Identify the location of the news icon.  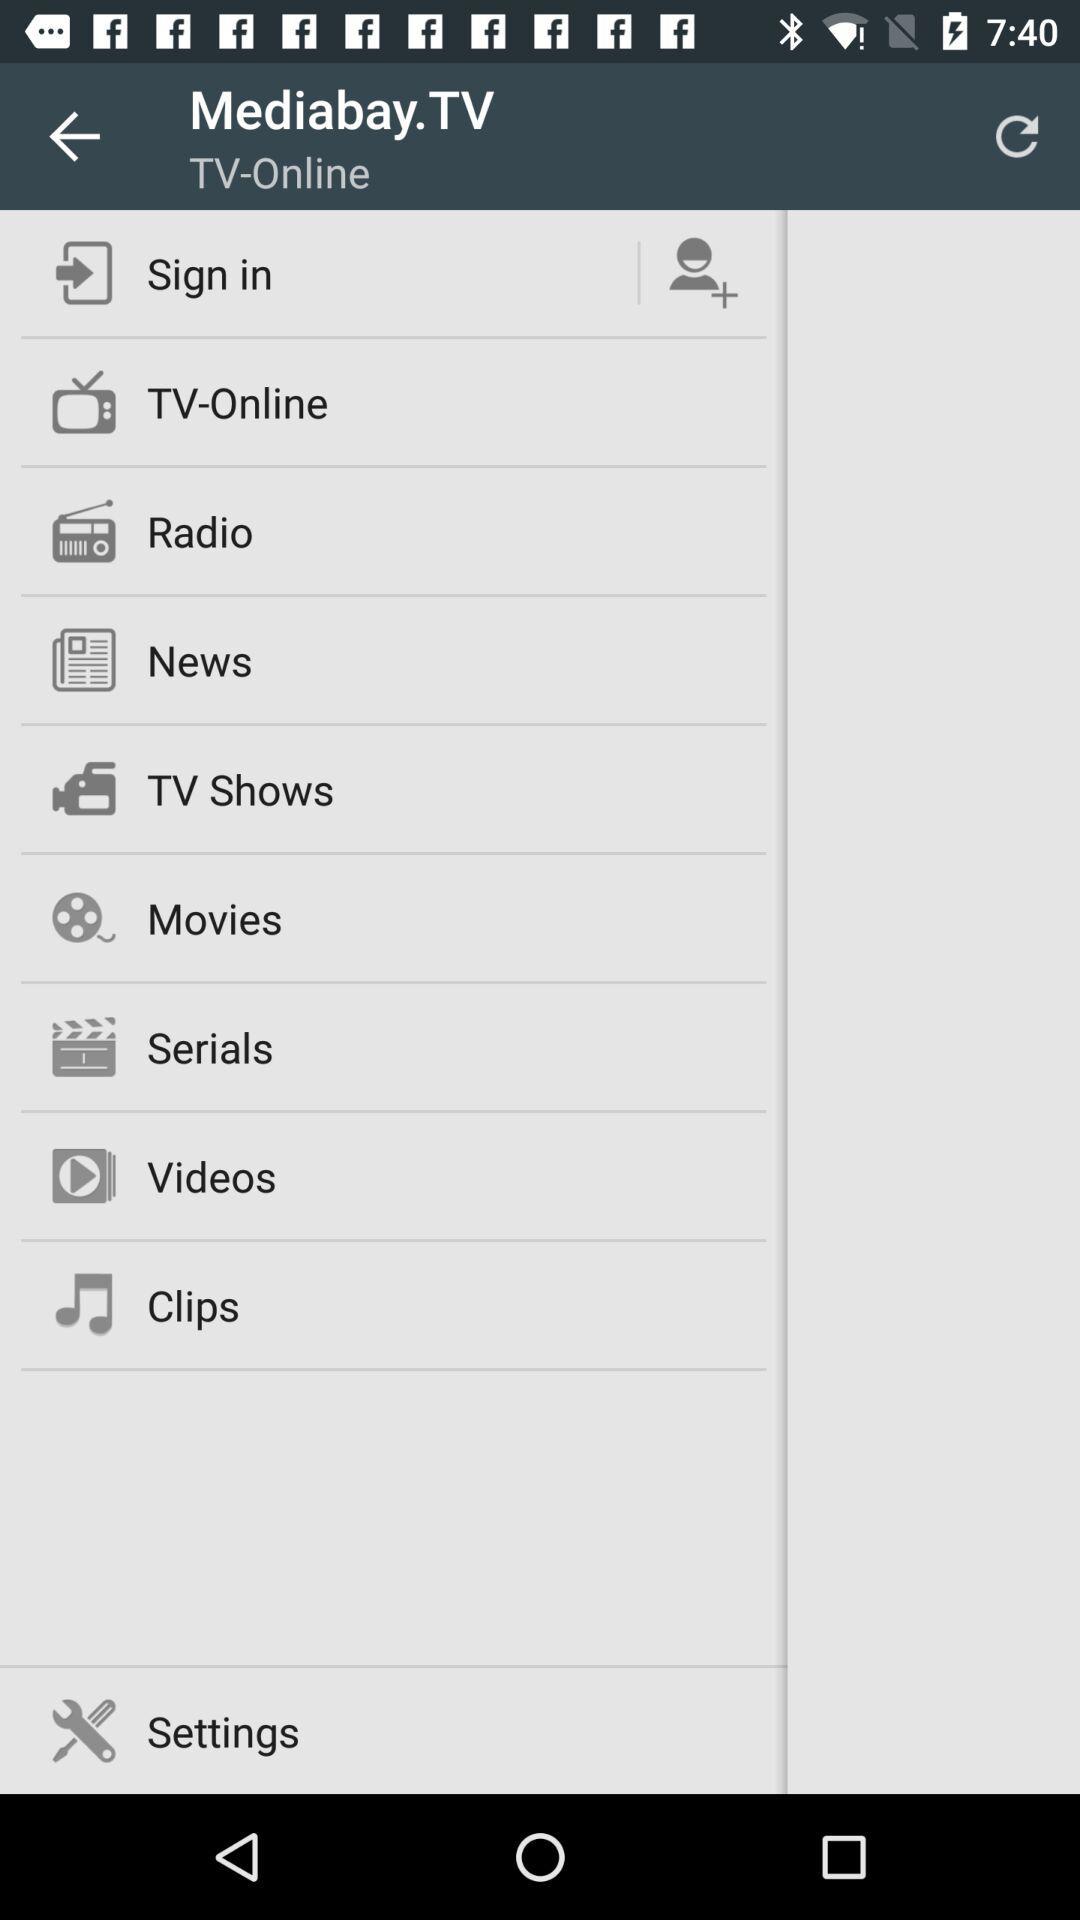
(199, 660).